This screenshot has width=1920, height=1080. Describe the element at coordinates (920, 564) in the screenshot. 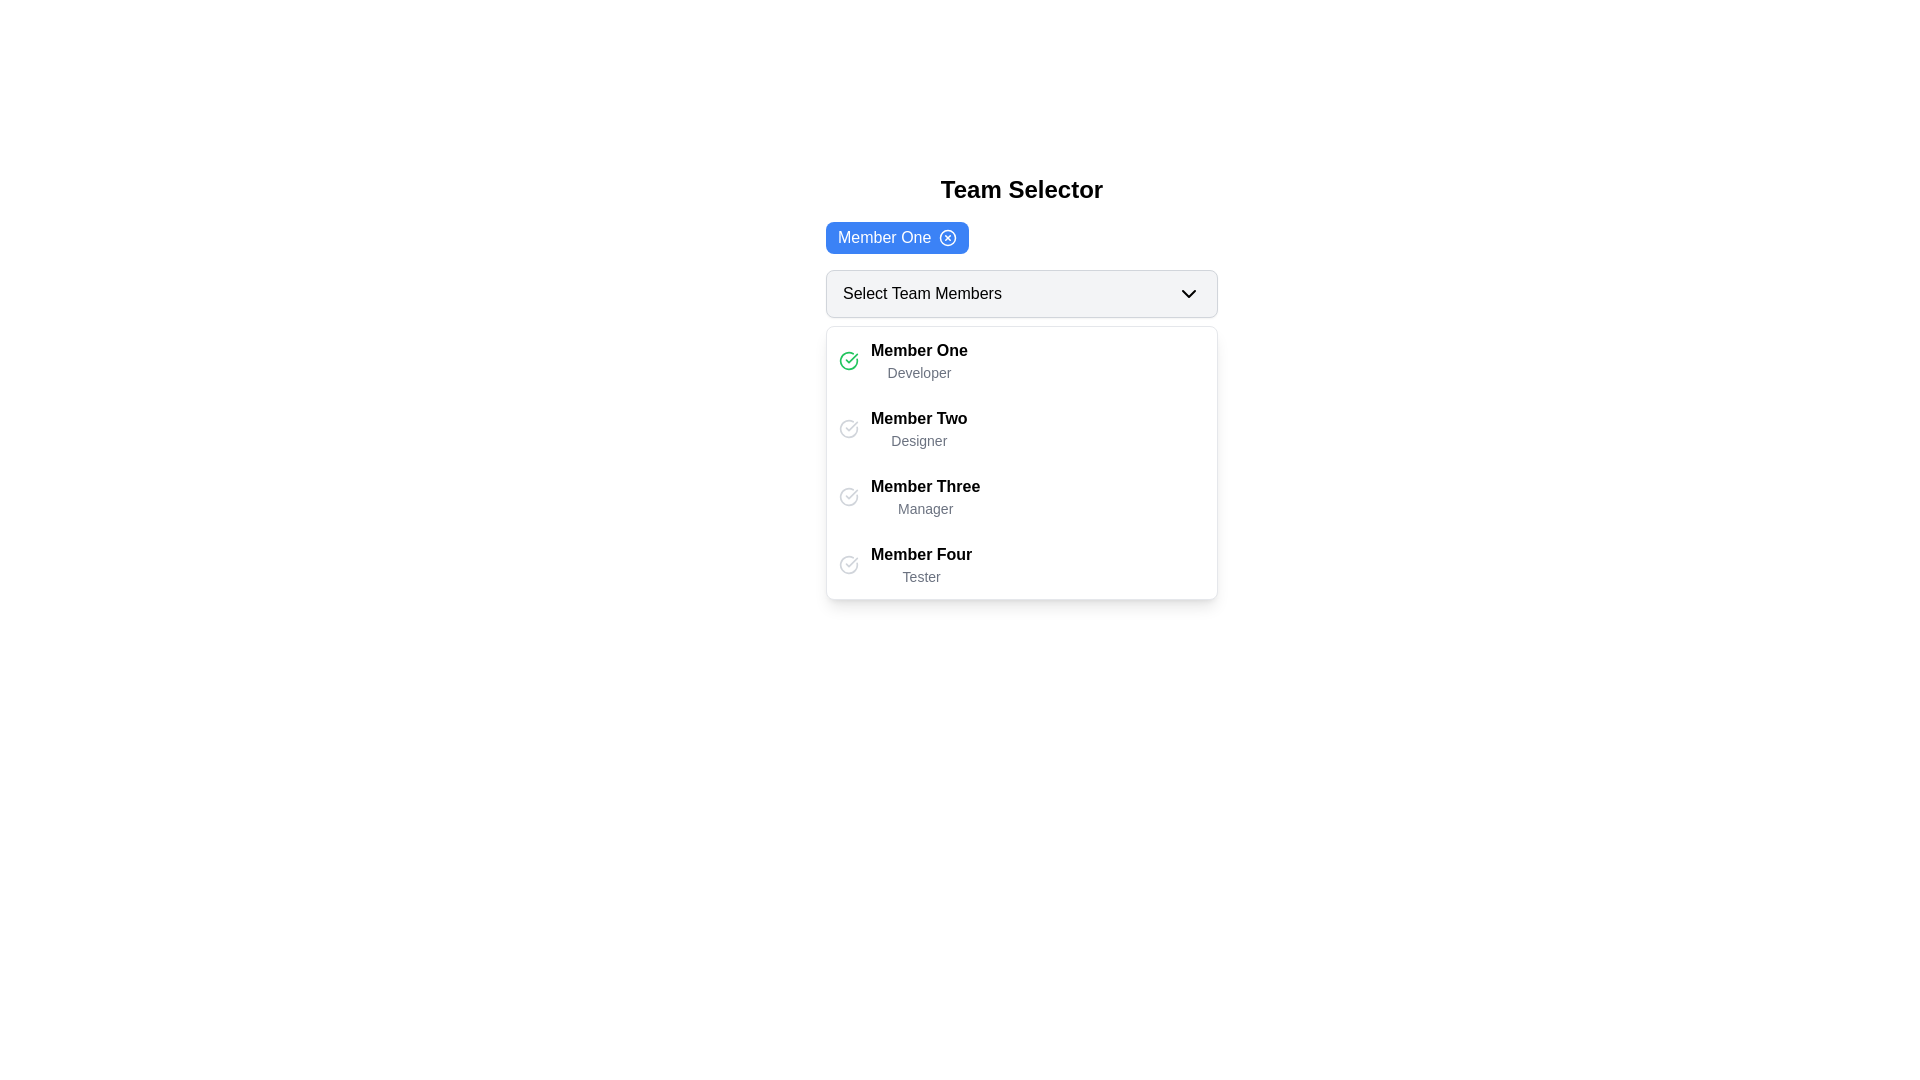

I see `the text label representing the dropdown menu list entry for 'Member Four' with role 'Tester'` at that location.